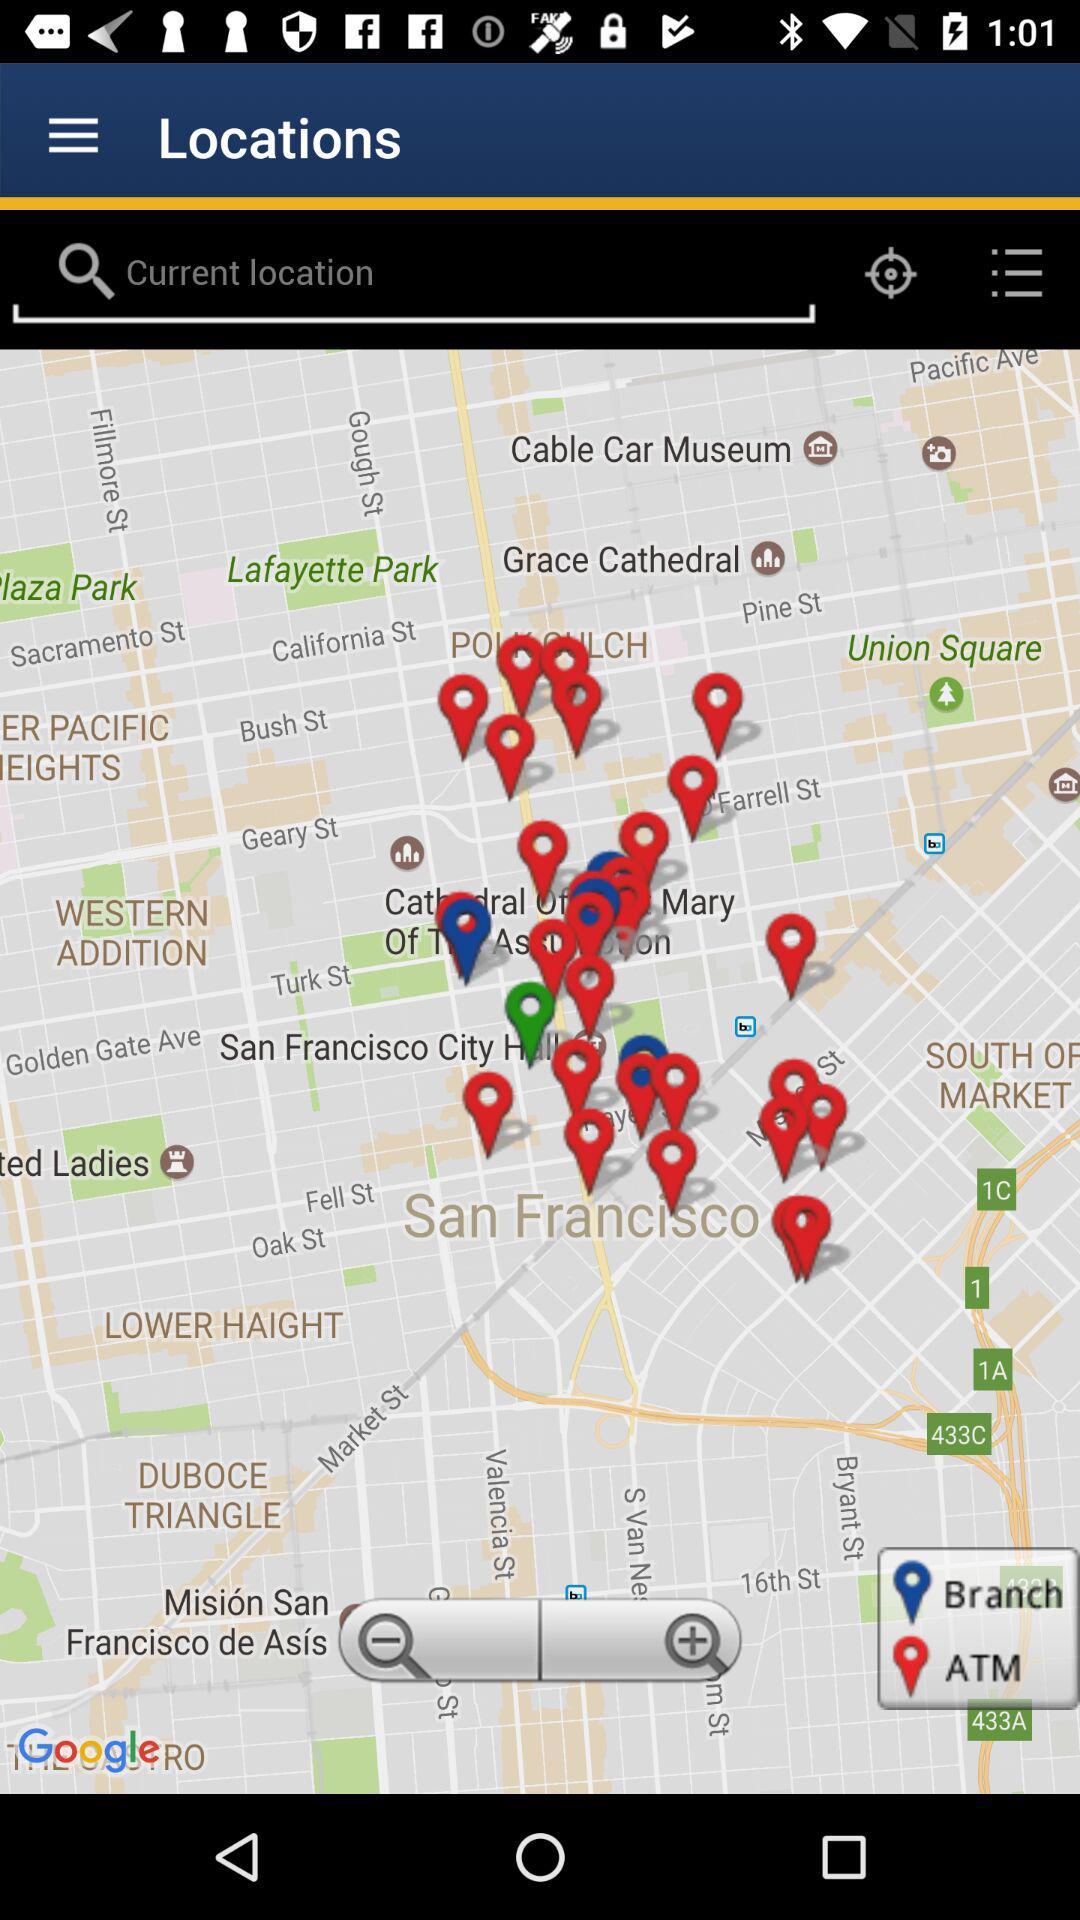 The image size is (1080, 1920). What do you see at coordinates (890, 272) in the screenshot?
I see `the location_crosshair icon` at bounding box center [890, 272].